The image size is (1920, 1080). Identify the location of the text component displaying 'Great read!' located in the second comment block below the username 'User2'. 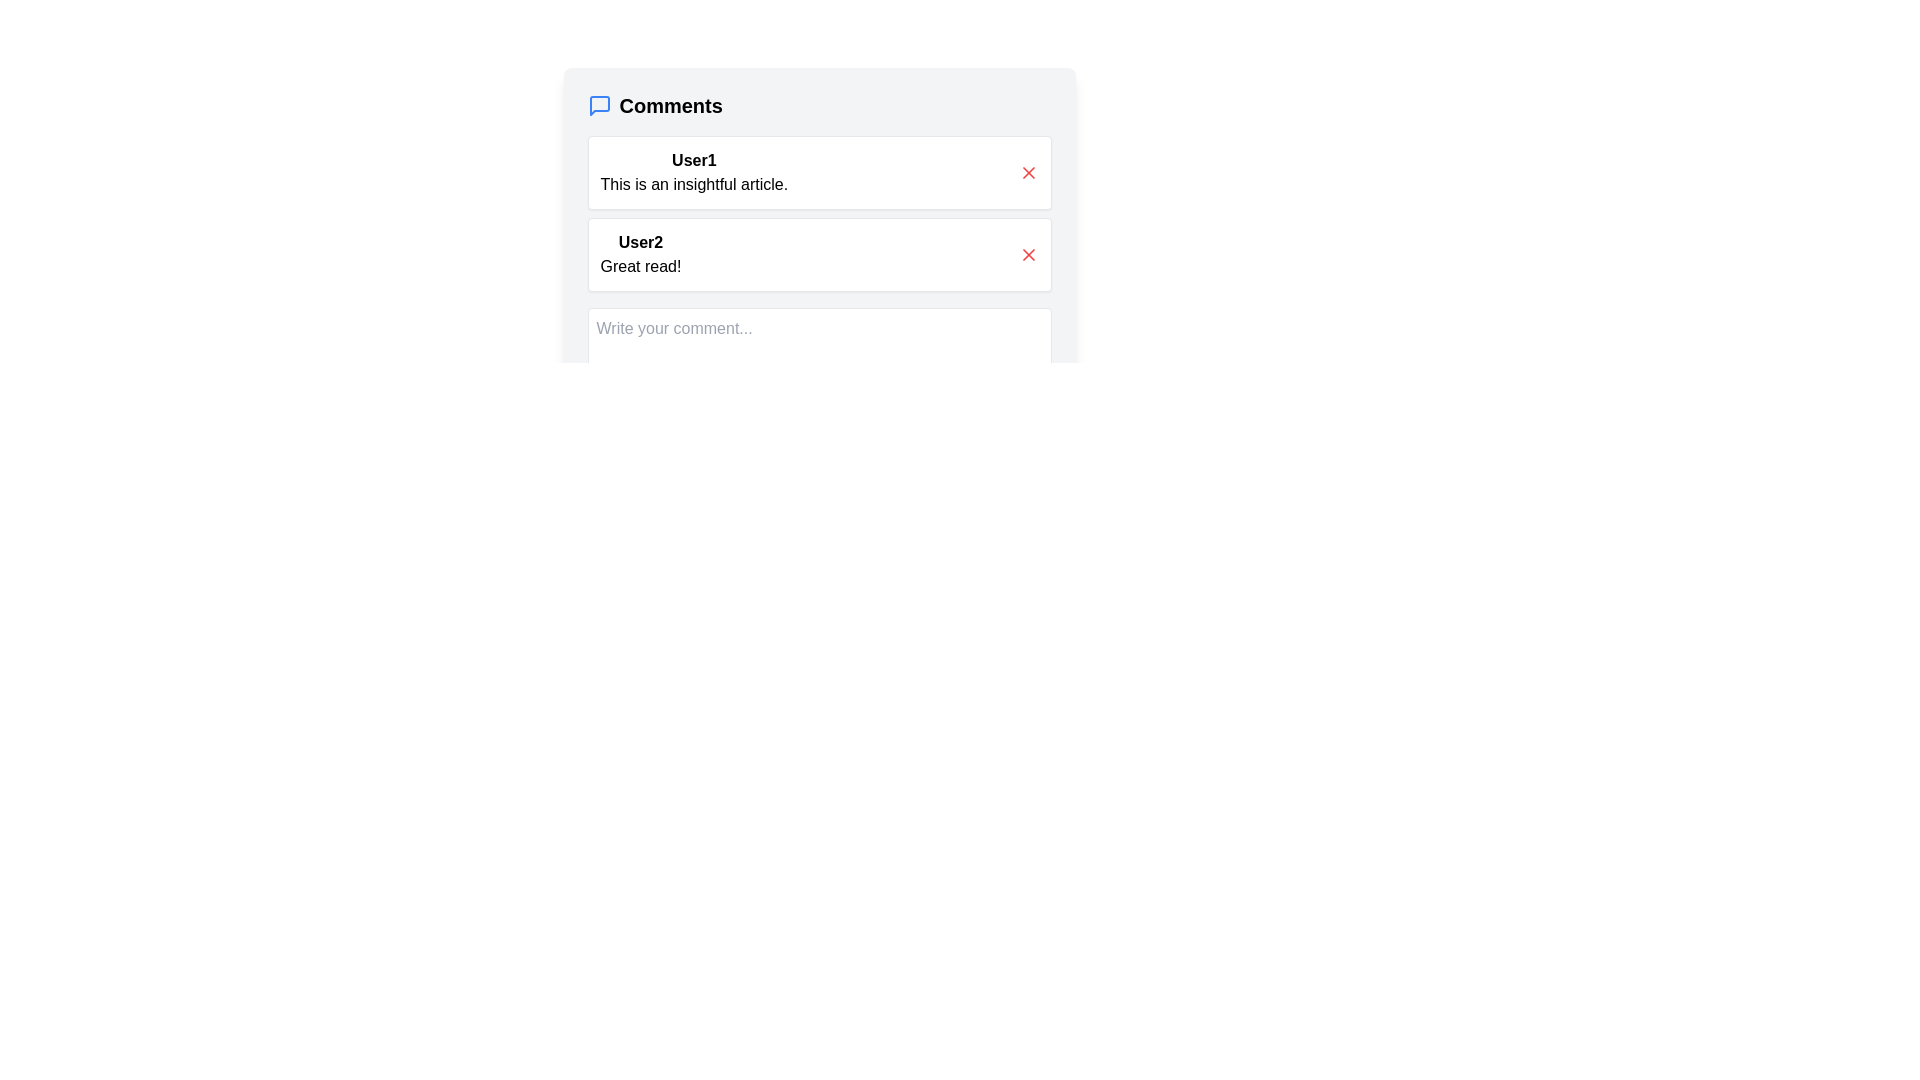
(640, 265).